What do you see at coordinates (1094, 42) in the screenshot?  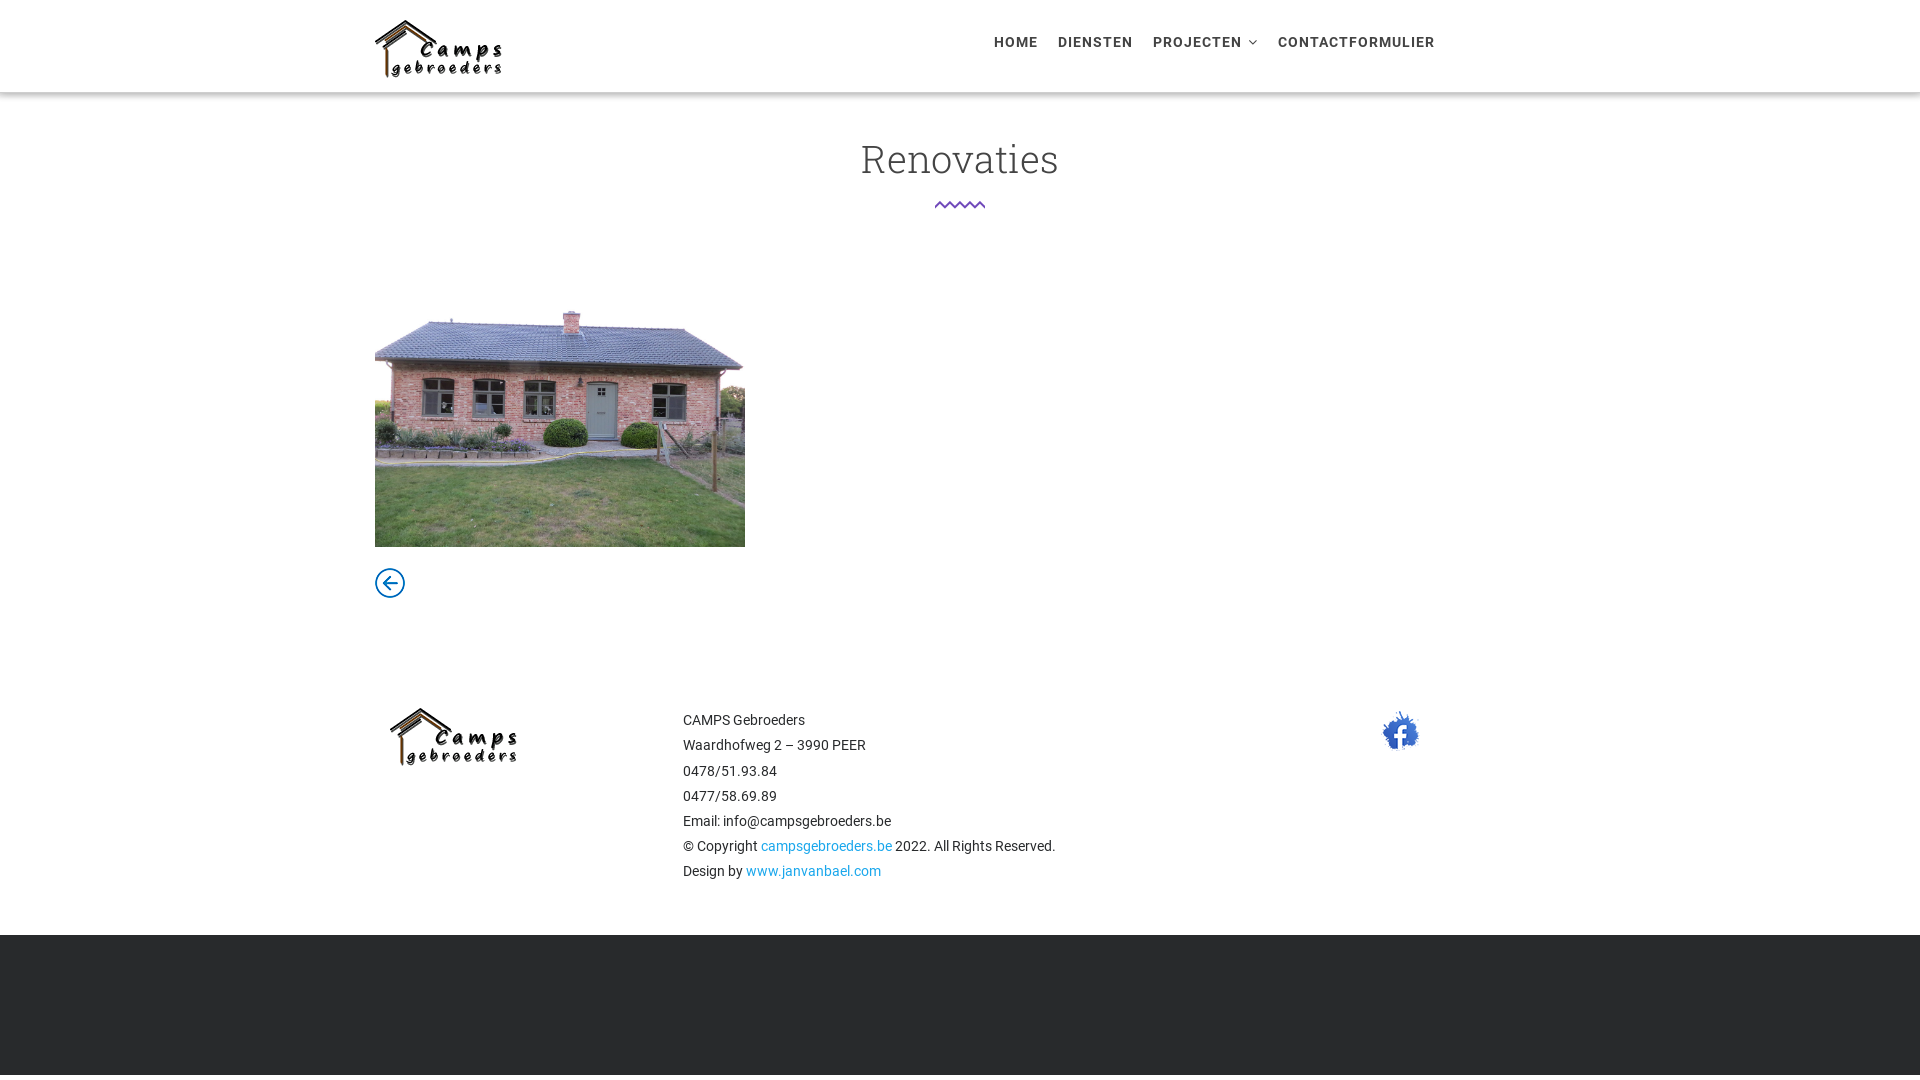 I see `'DIENSTEN'` at bounding box center [1094, 42].